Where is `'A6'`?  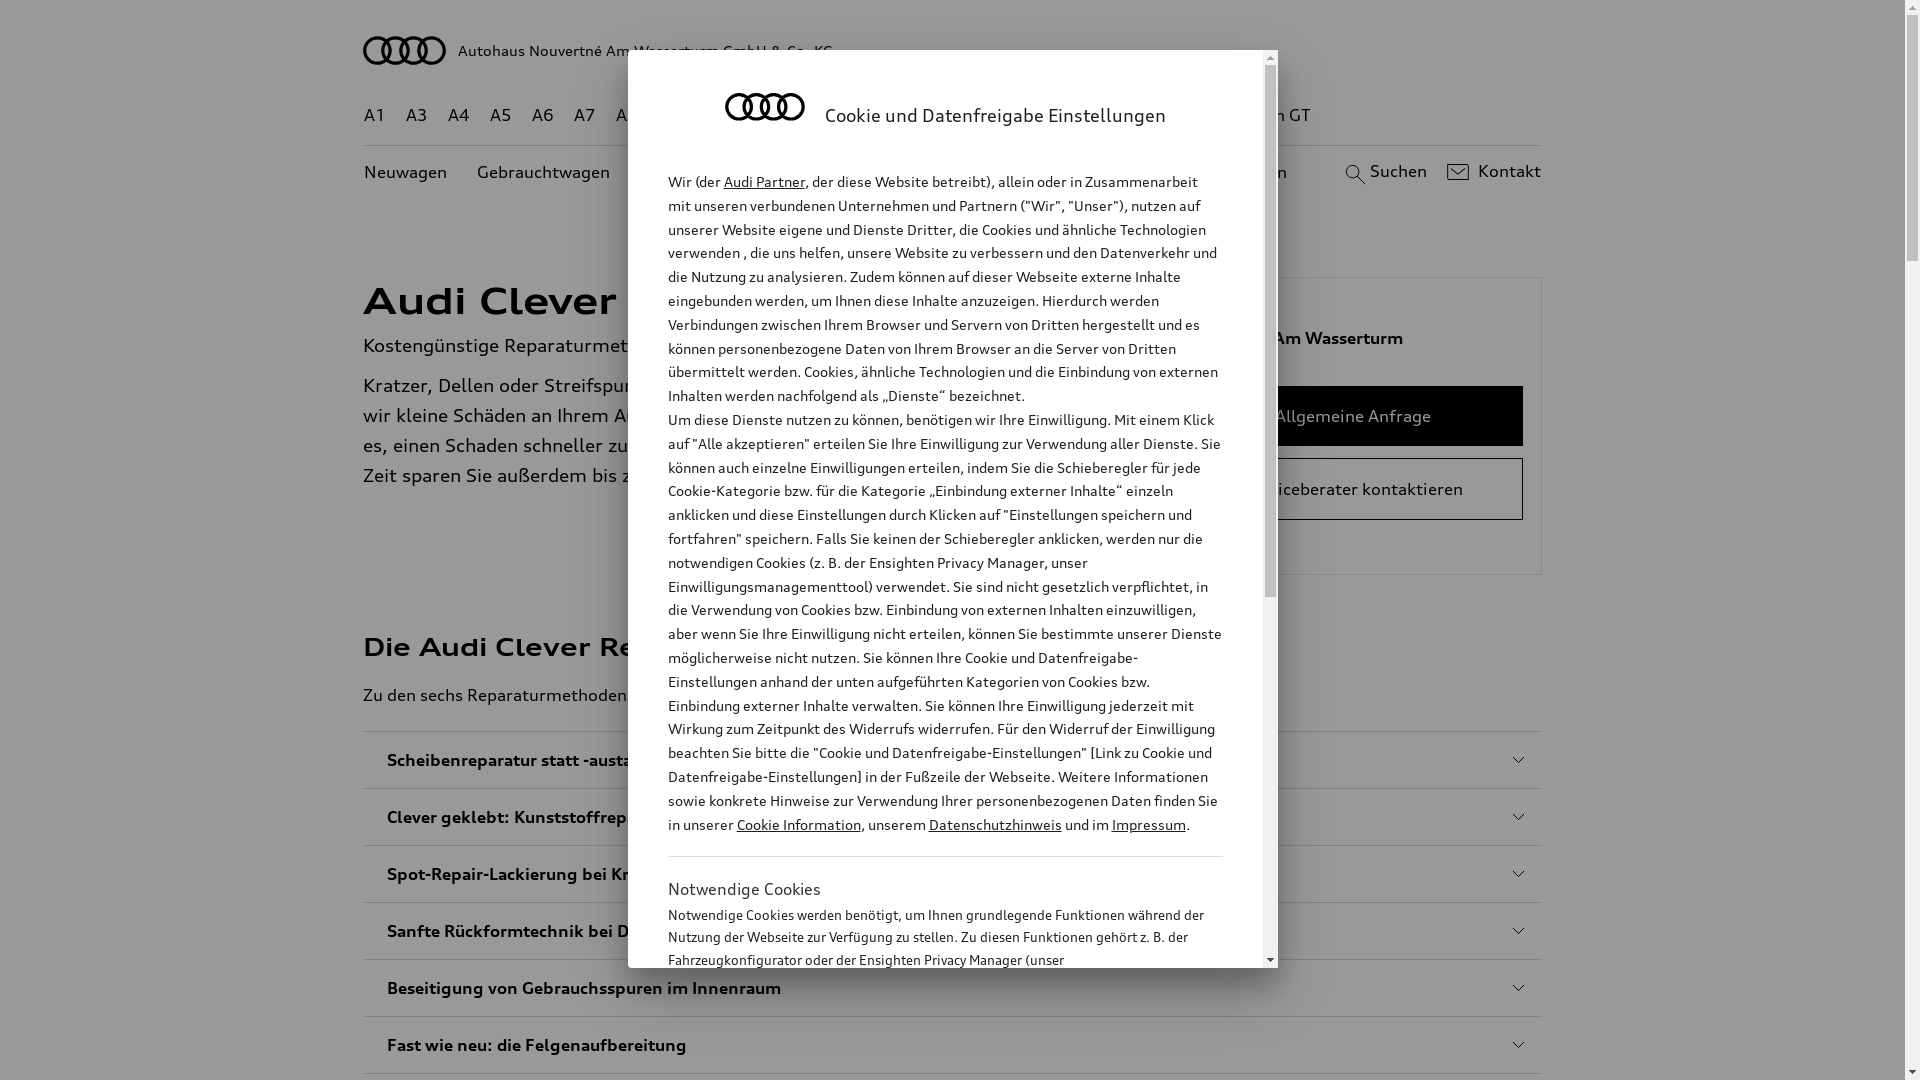
'A6' is located at coordinates (542, 115).